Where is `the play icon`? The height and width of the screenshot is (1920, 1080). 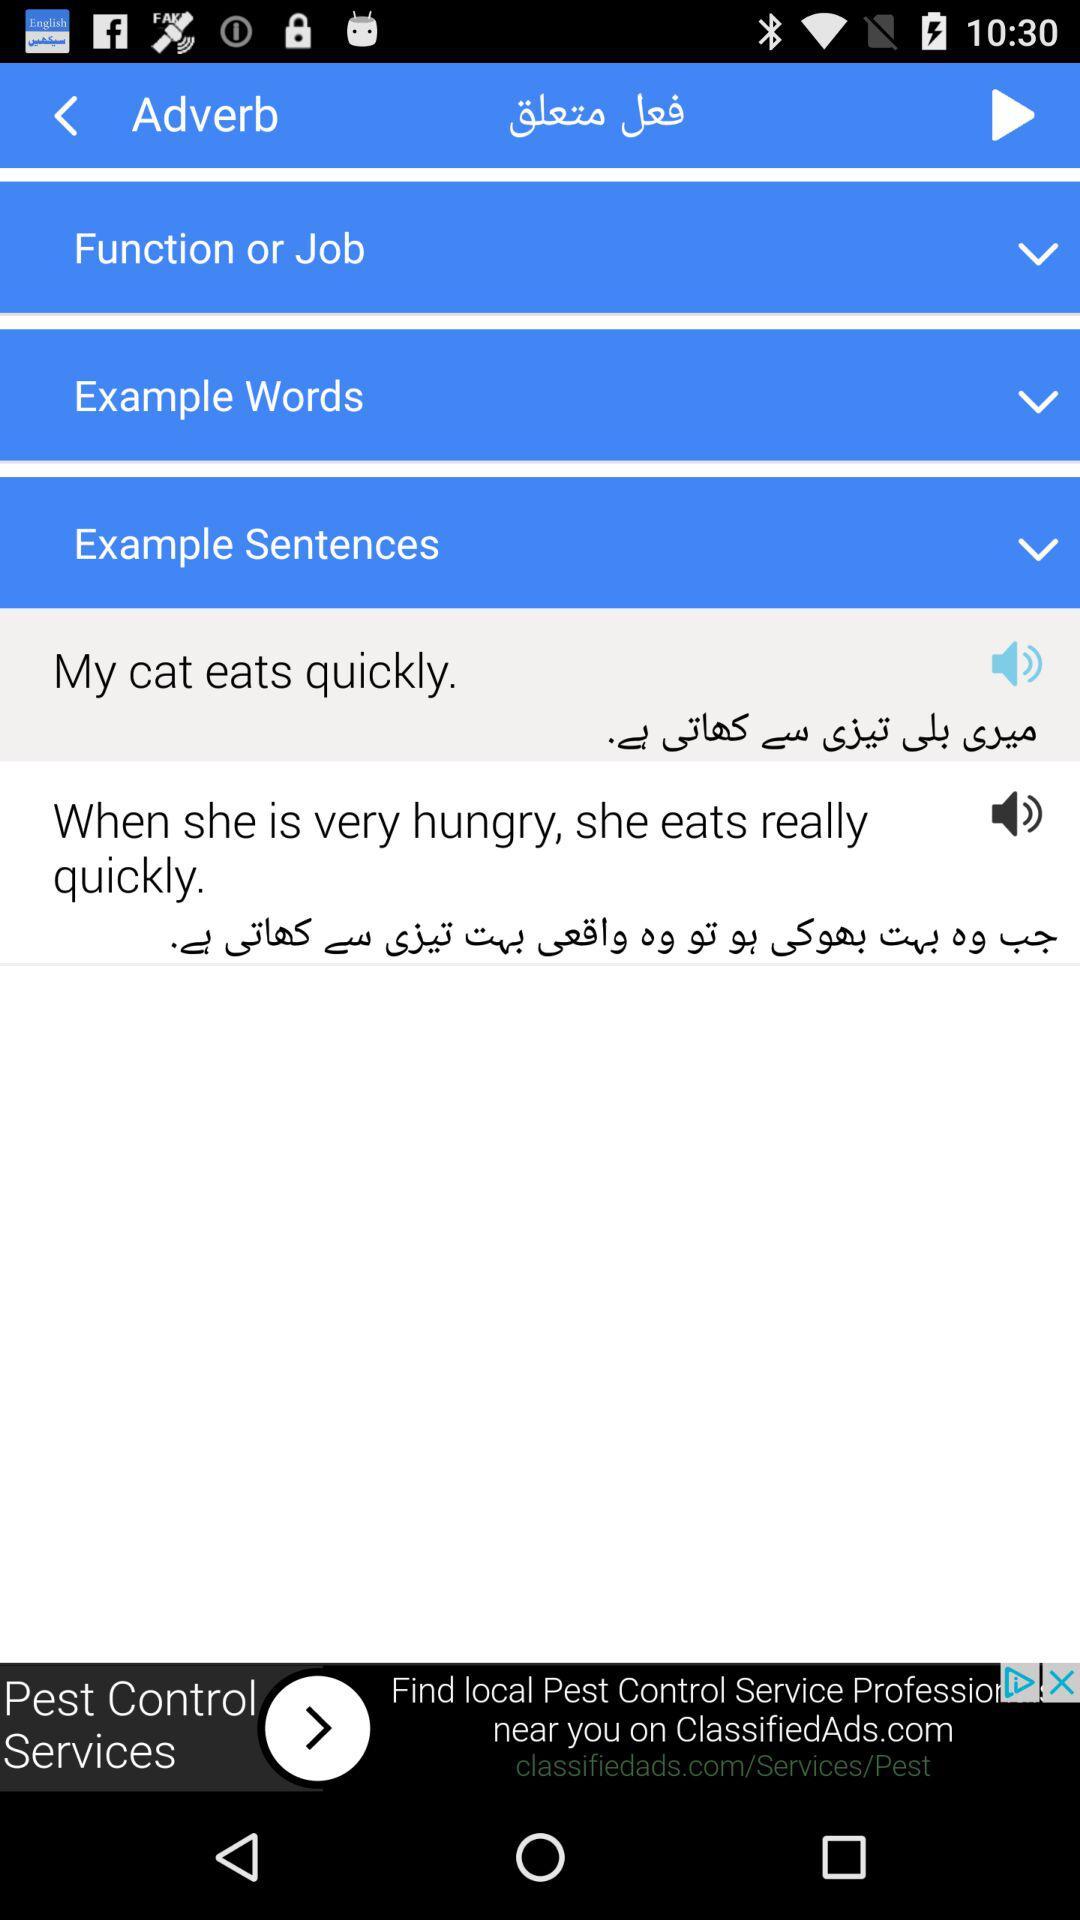
the play icon is located at coordinates (1014, 122).